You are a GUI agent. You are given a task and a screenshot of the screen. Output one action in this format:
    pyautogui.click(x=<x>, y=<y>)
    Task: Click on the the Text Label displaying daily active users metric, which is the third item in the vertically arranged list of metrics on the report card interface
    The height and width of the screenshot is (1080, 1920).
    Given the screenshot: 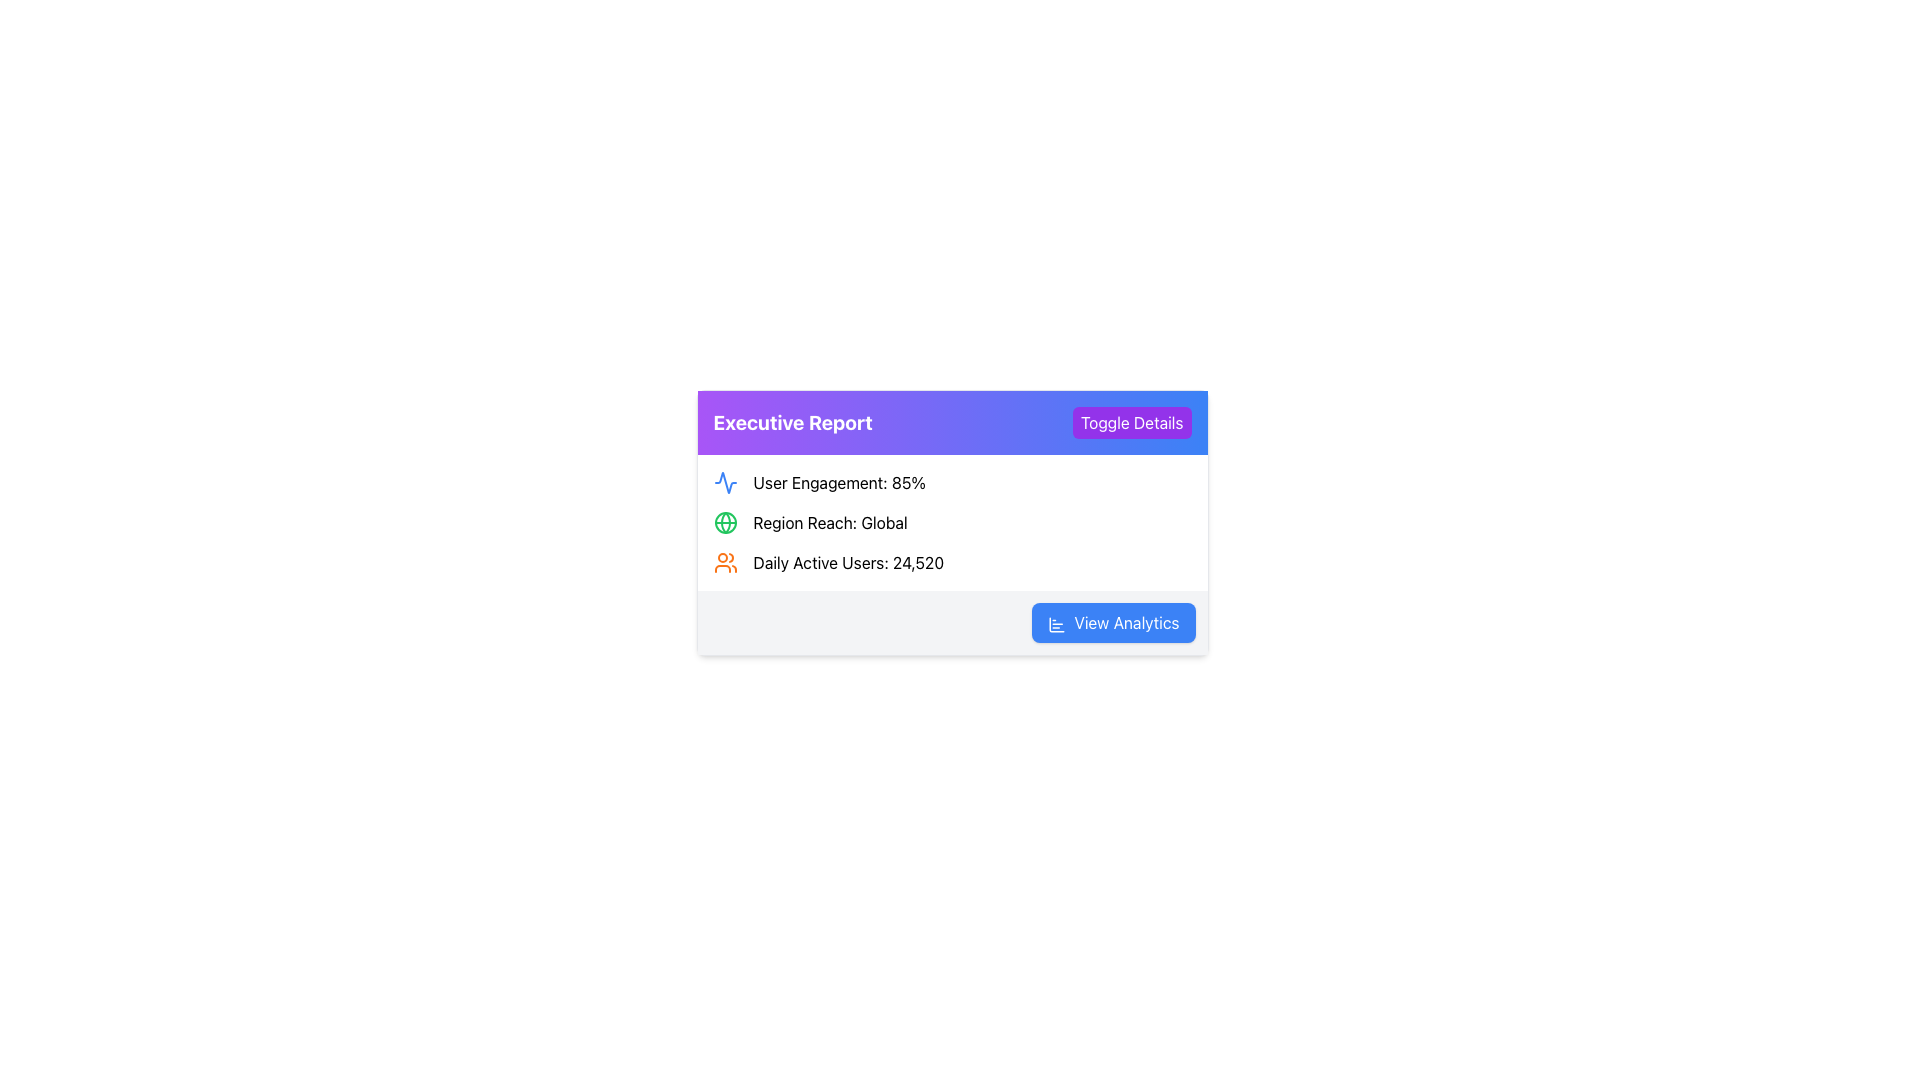 What is the action you would take?
    pyautogui.click(x=848, y=563)
    